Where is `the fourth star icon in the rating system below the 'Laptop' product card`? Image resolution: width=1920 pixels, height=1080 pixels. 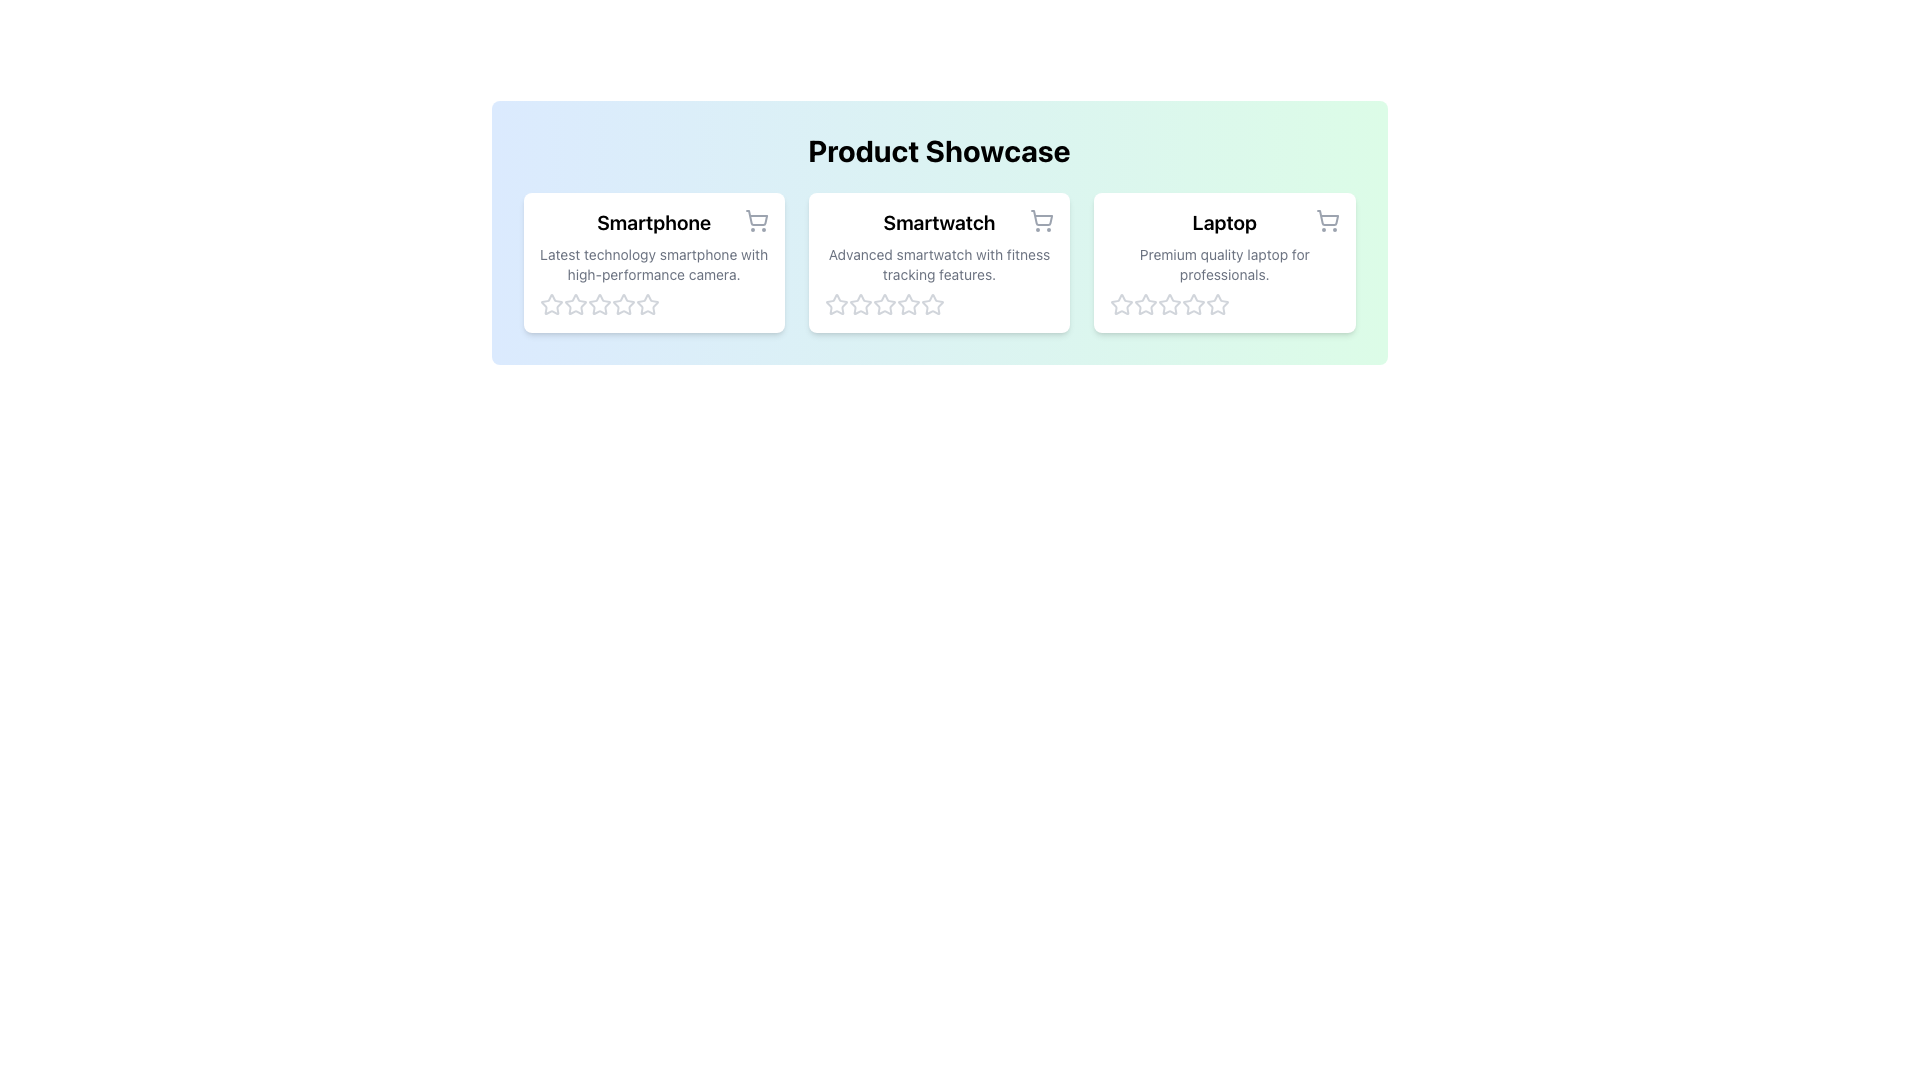
the fourth star icon in the rating system below the 'Laptop' product card is located at coordinates (1194, 304).